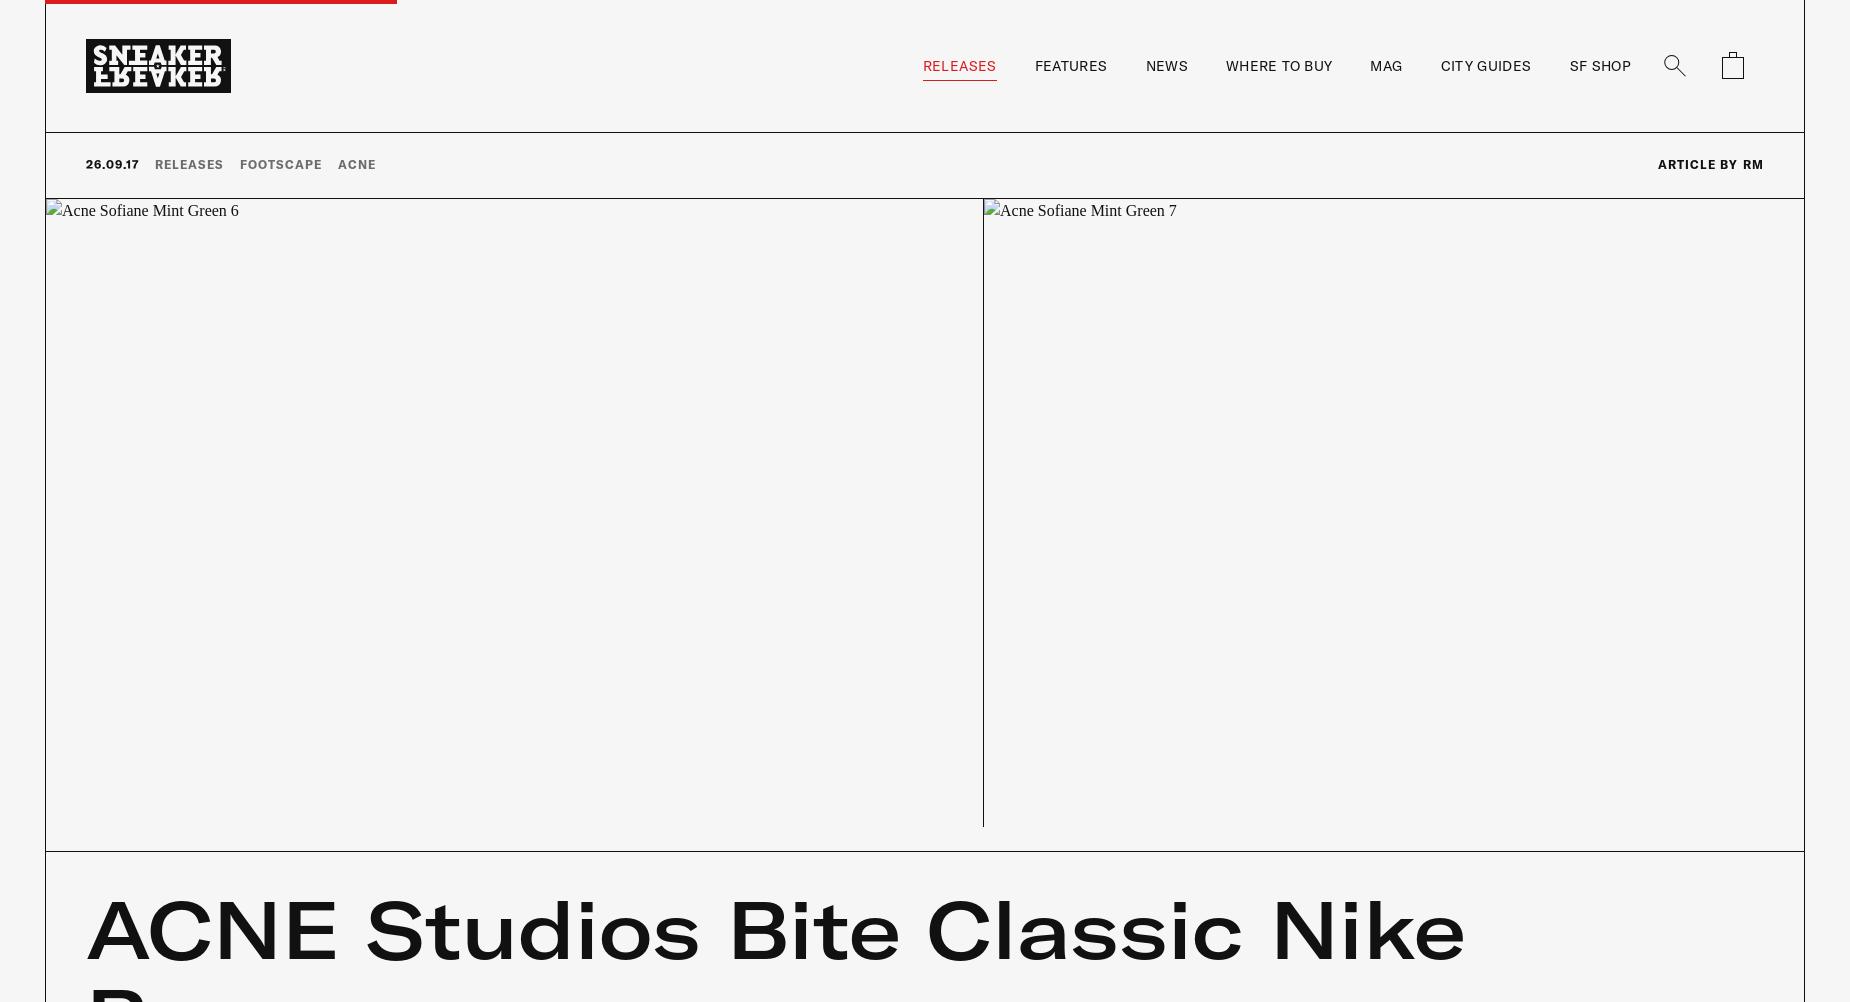 Image resolution: width=1850 pixels, height=1002 pixels. Describe the element at coordinates (279, 162) in the screenshot. I see `'Footscape'` at that location.